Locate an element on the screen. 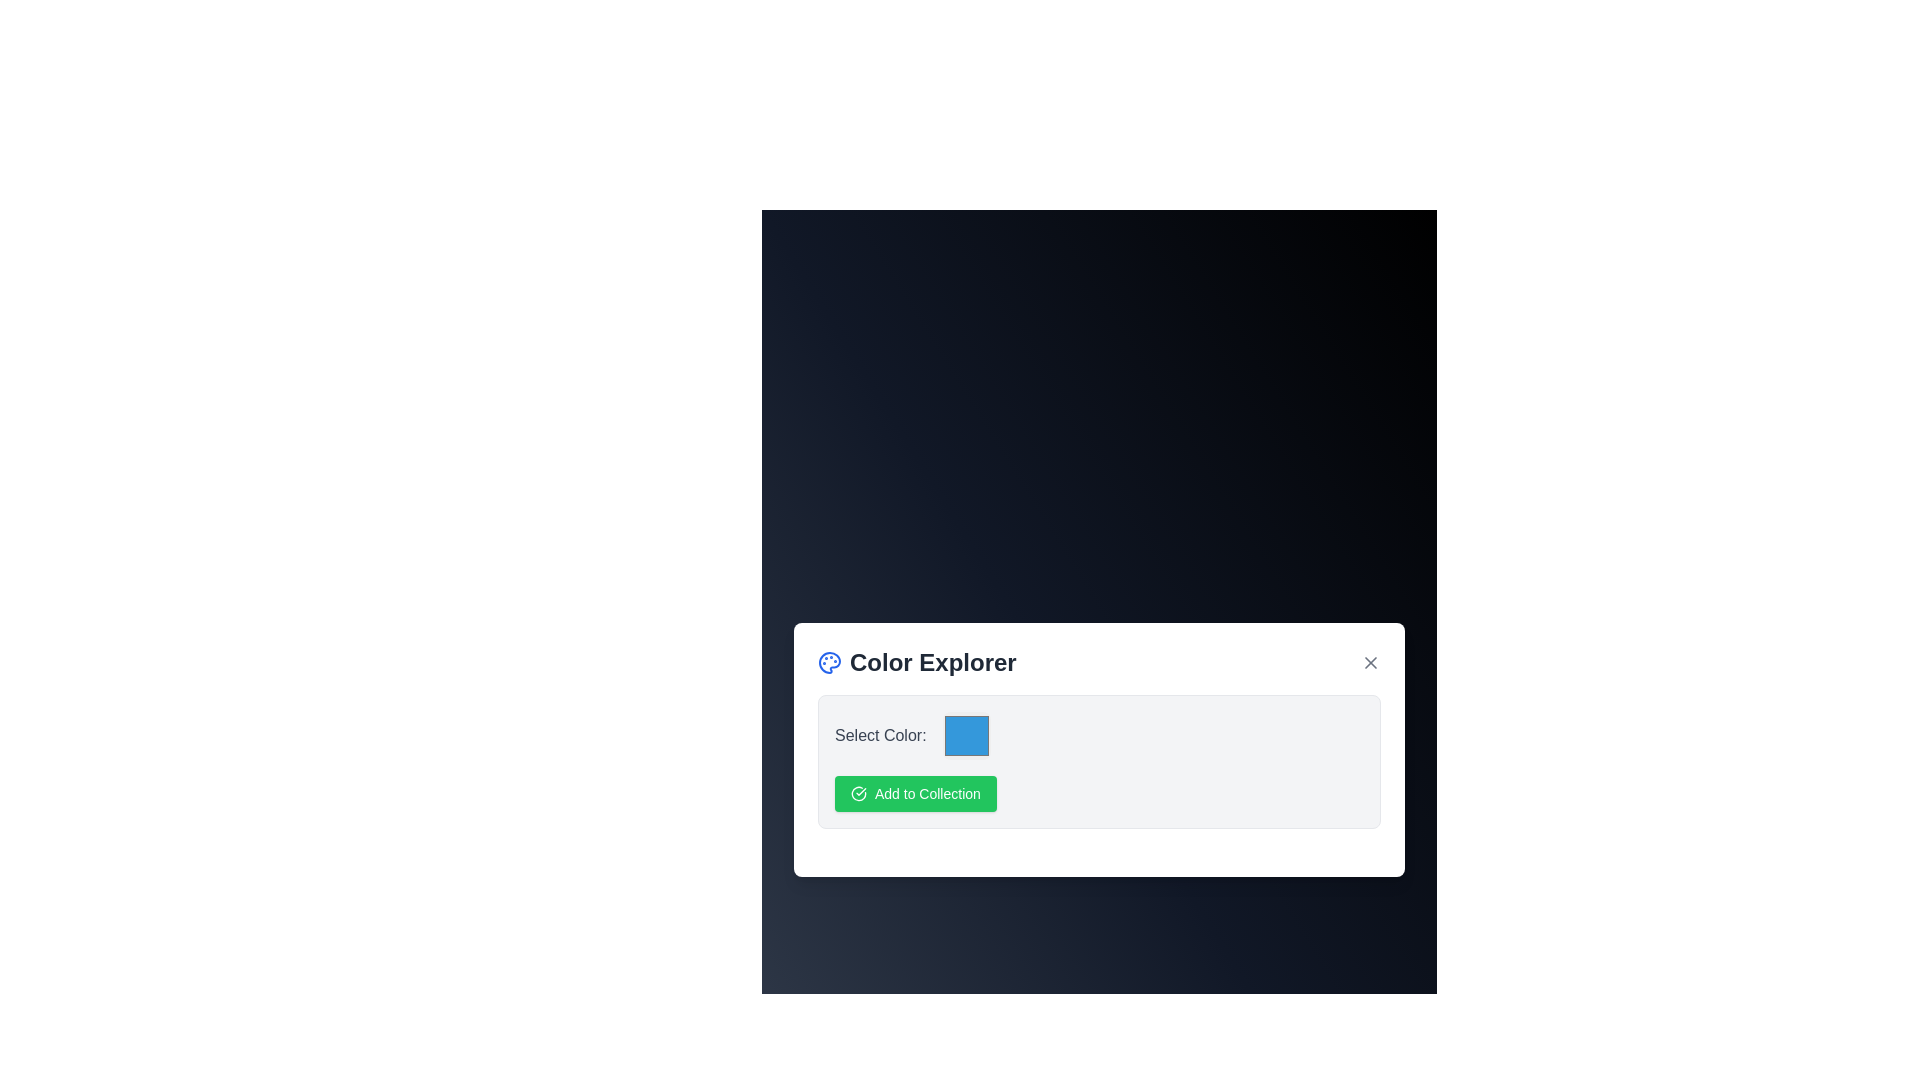 Image resolution: width=1920 pixels, height=1080 pixels. the Icon representing the 'Color Explorer' section, which is positioned at the start of its title, aligned to the left of the text is located at coordinates (830, 663).